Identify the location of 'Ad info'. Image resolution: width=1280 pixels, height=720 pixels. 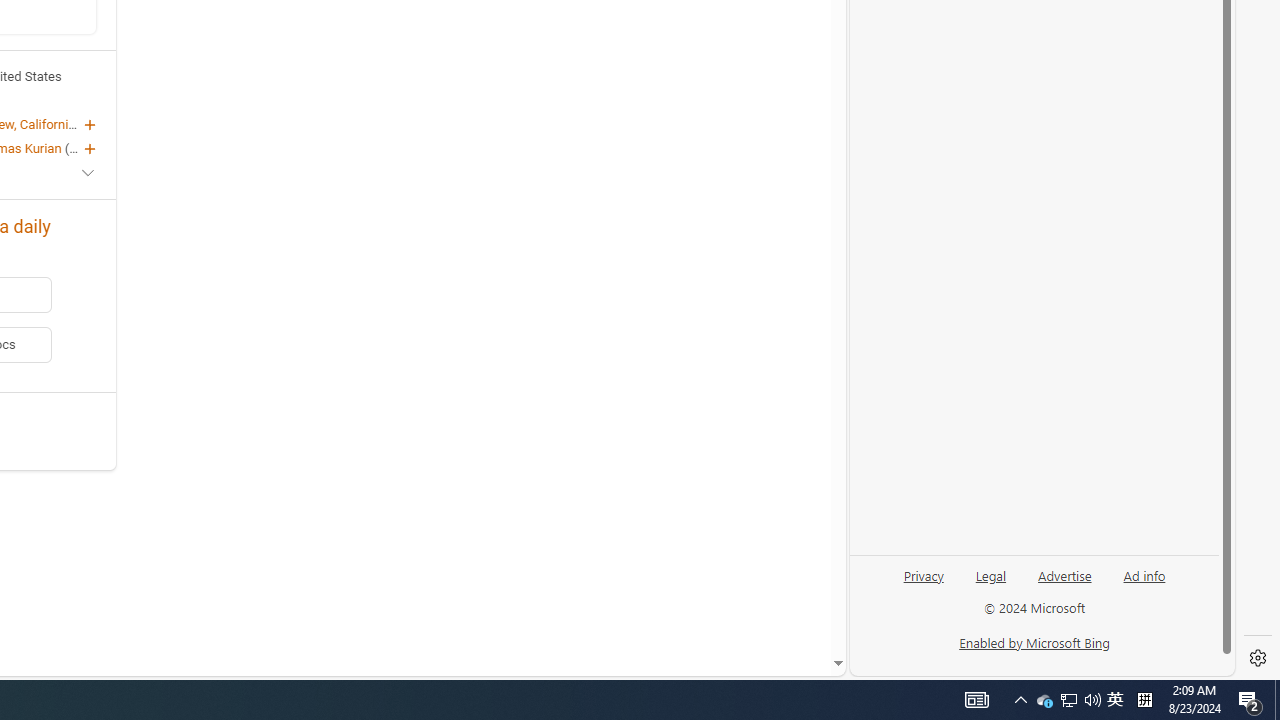
(1144, 574).